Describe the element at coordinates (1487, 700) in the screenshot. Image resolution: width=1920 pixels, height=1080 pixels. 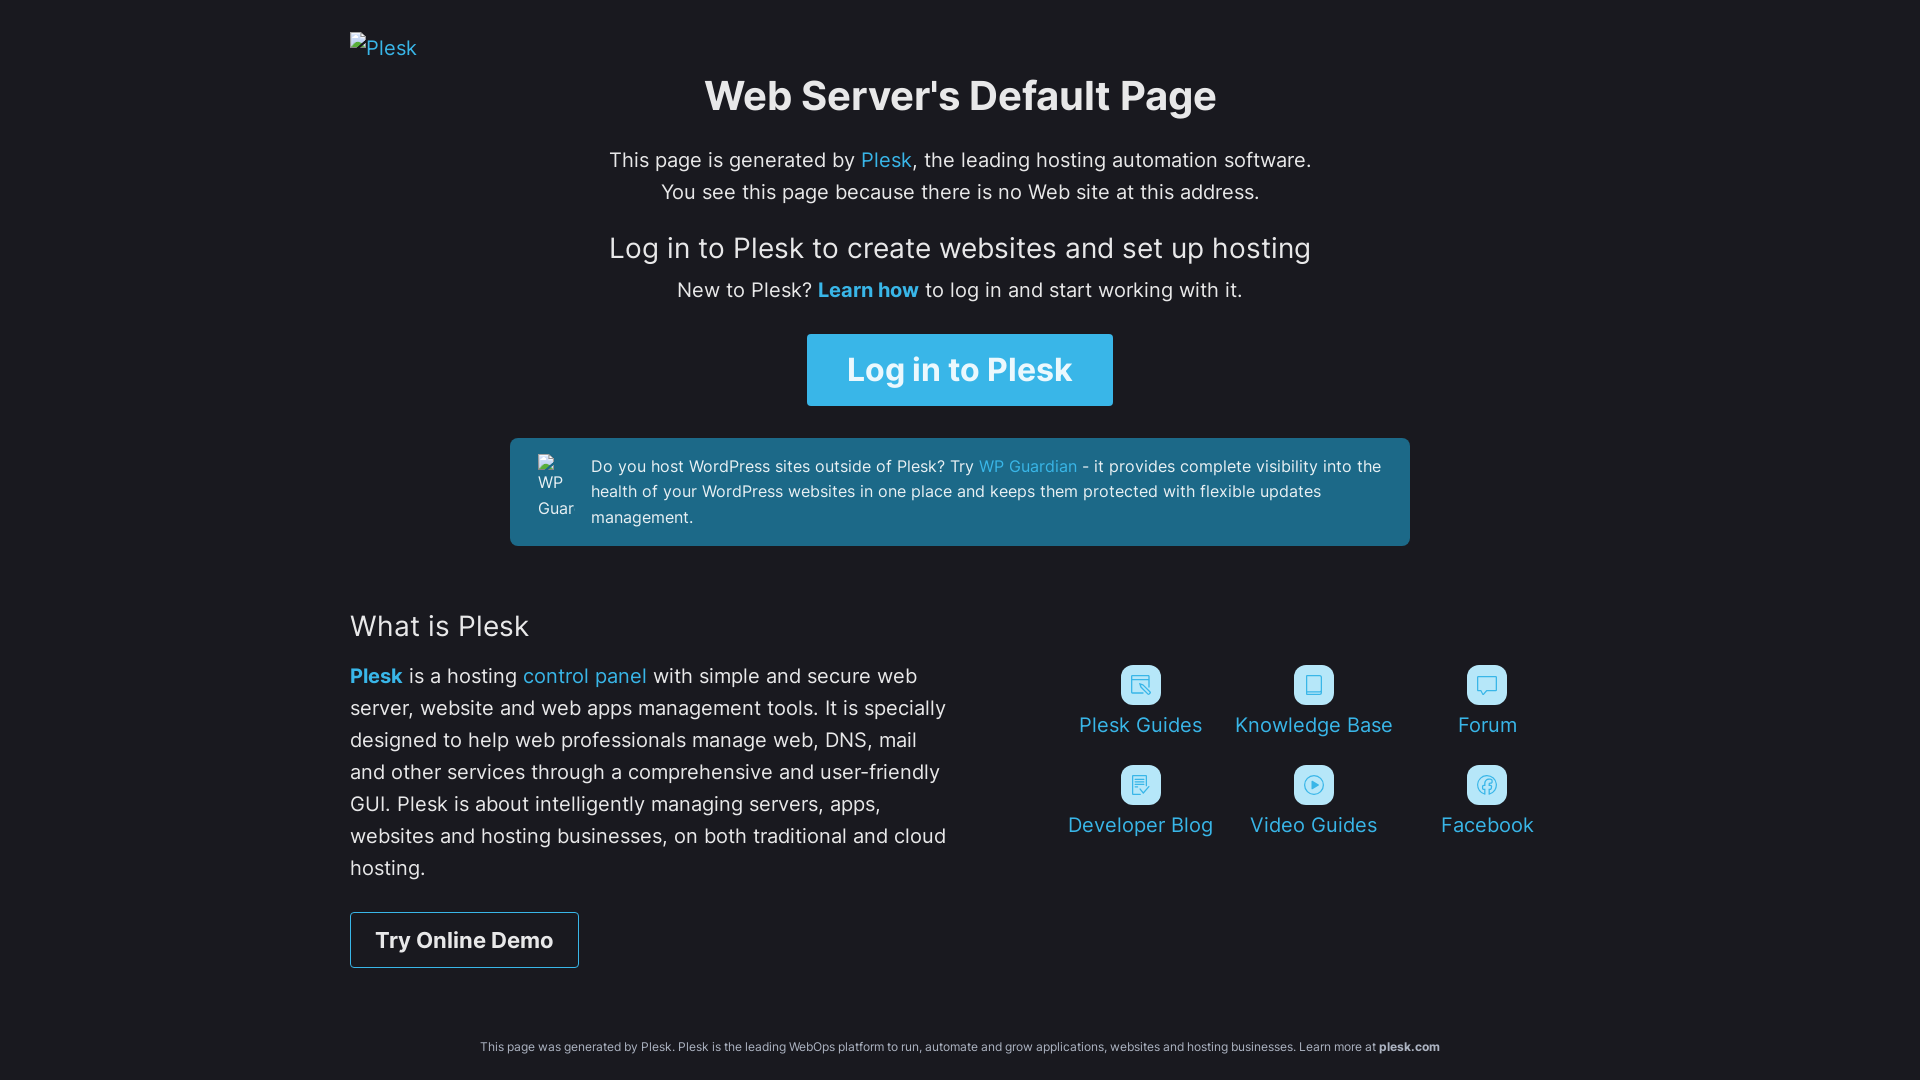
I see `'Forum'` at that location.